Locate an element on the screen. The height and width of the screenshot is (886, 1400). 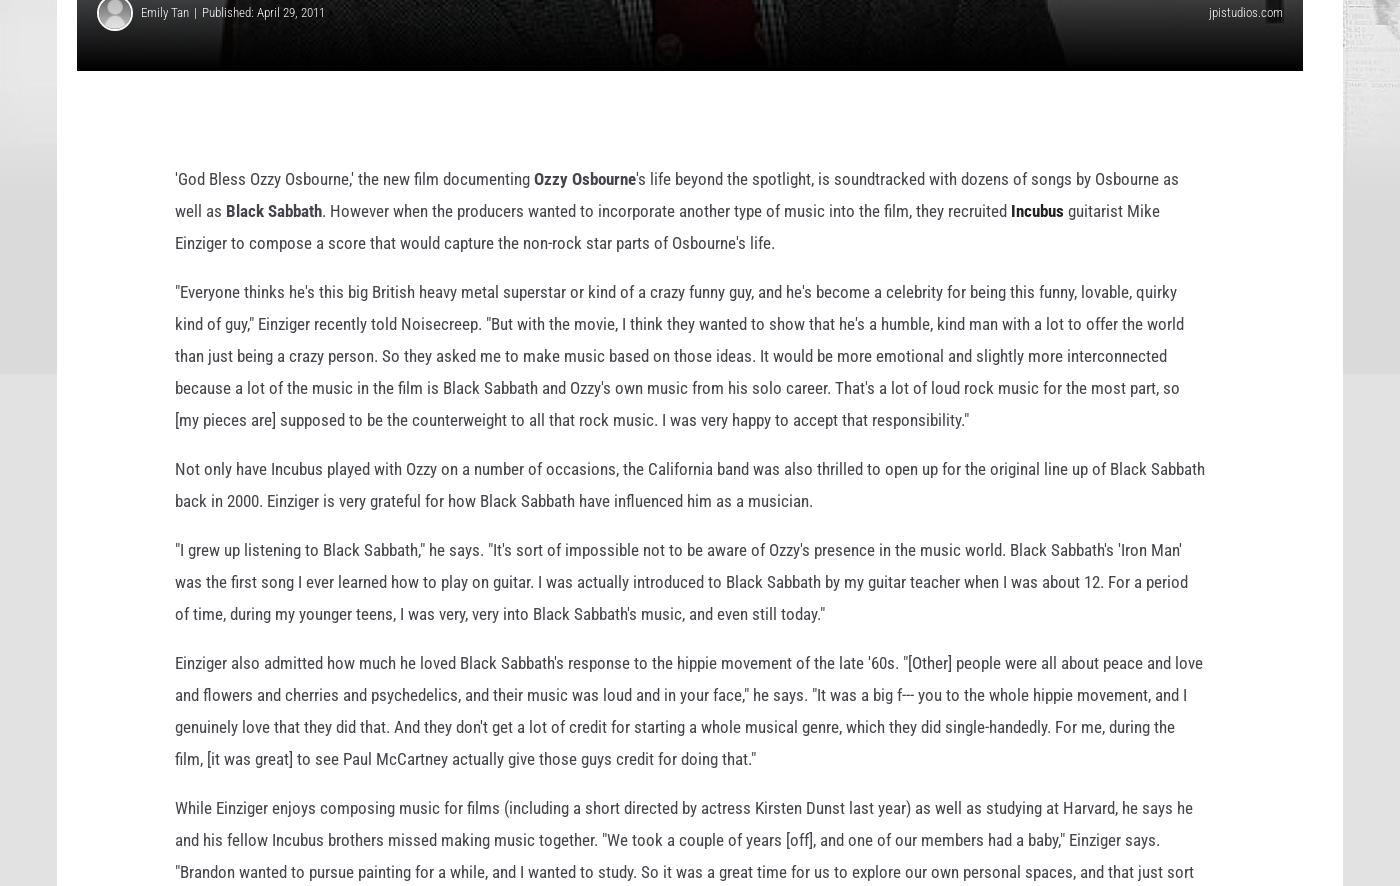
'Incubus' is located at coordinates (1037, 242).